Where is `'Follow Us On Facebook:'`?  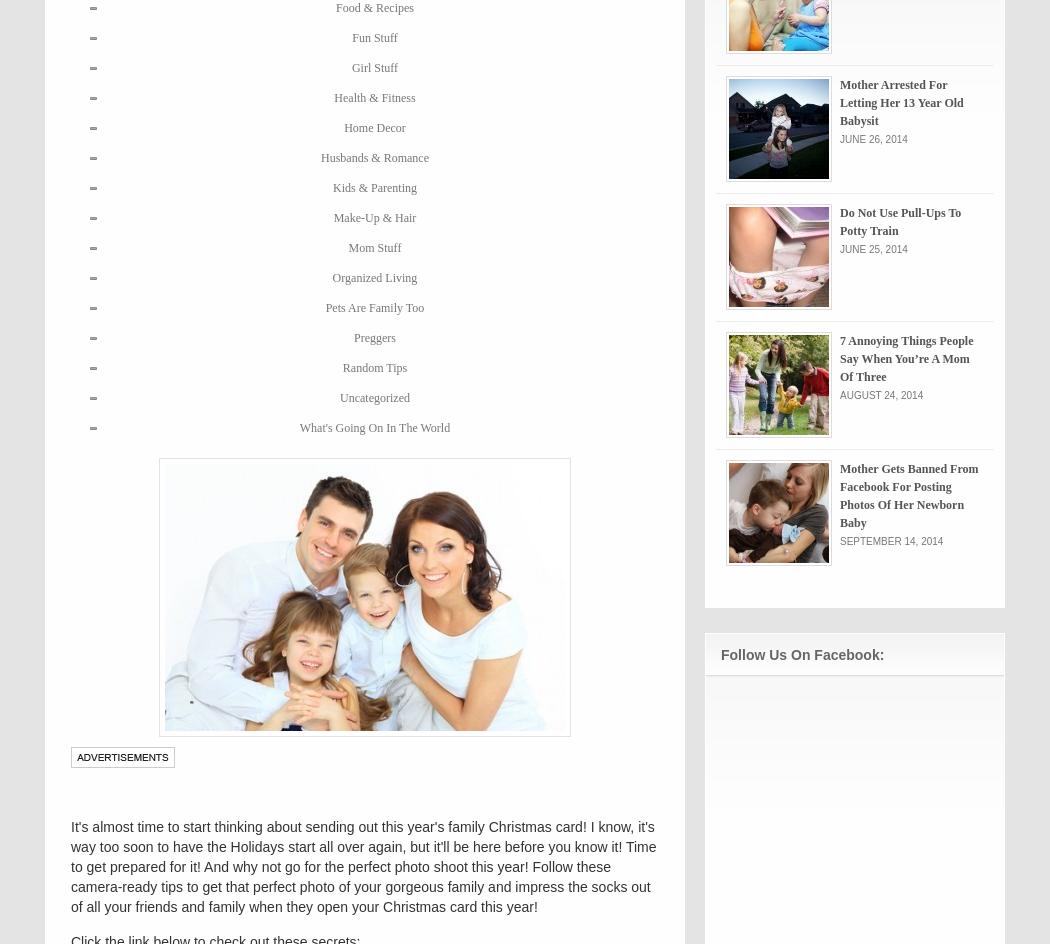
'Follow Us On Facebook:' is located at coordinates (801, 654).